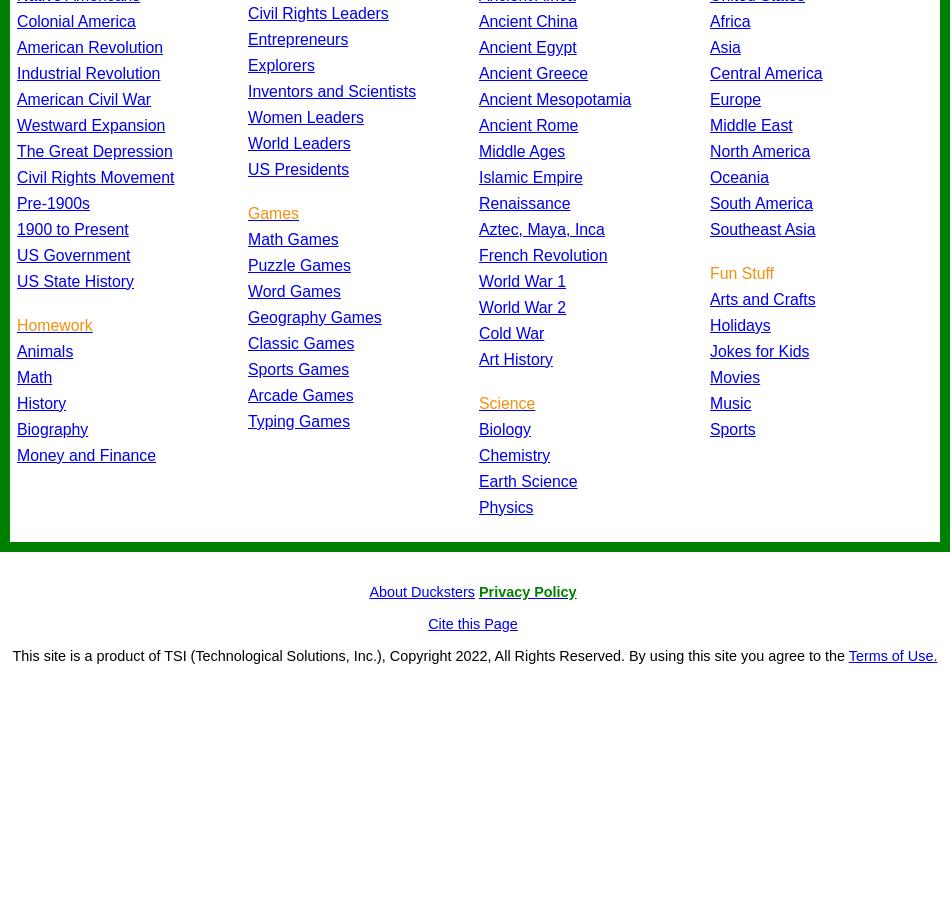 This screenshot has width=950, height=904. I want to click on 'Music', so click(729, 402).